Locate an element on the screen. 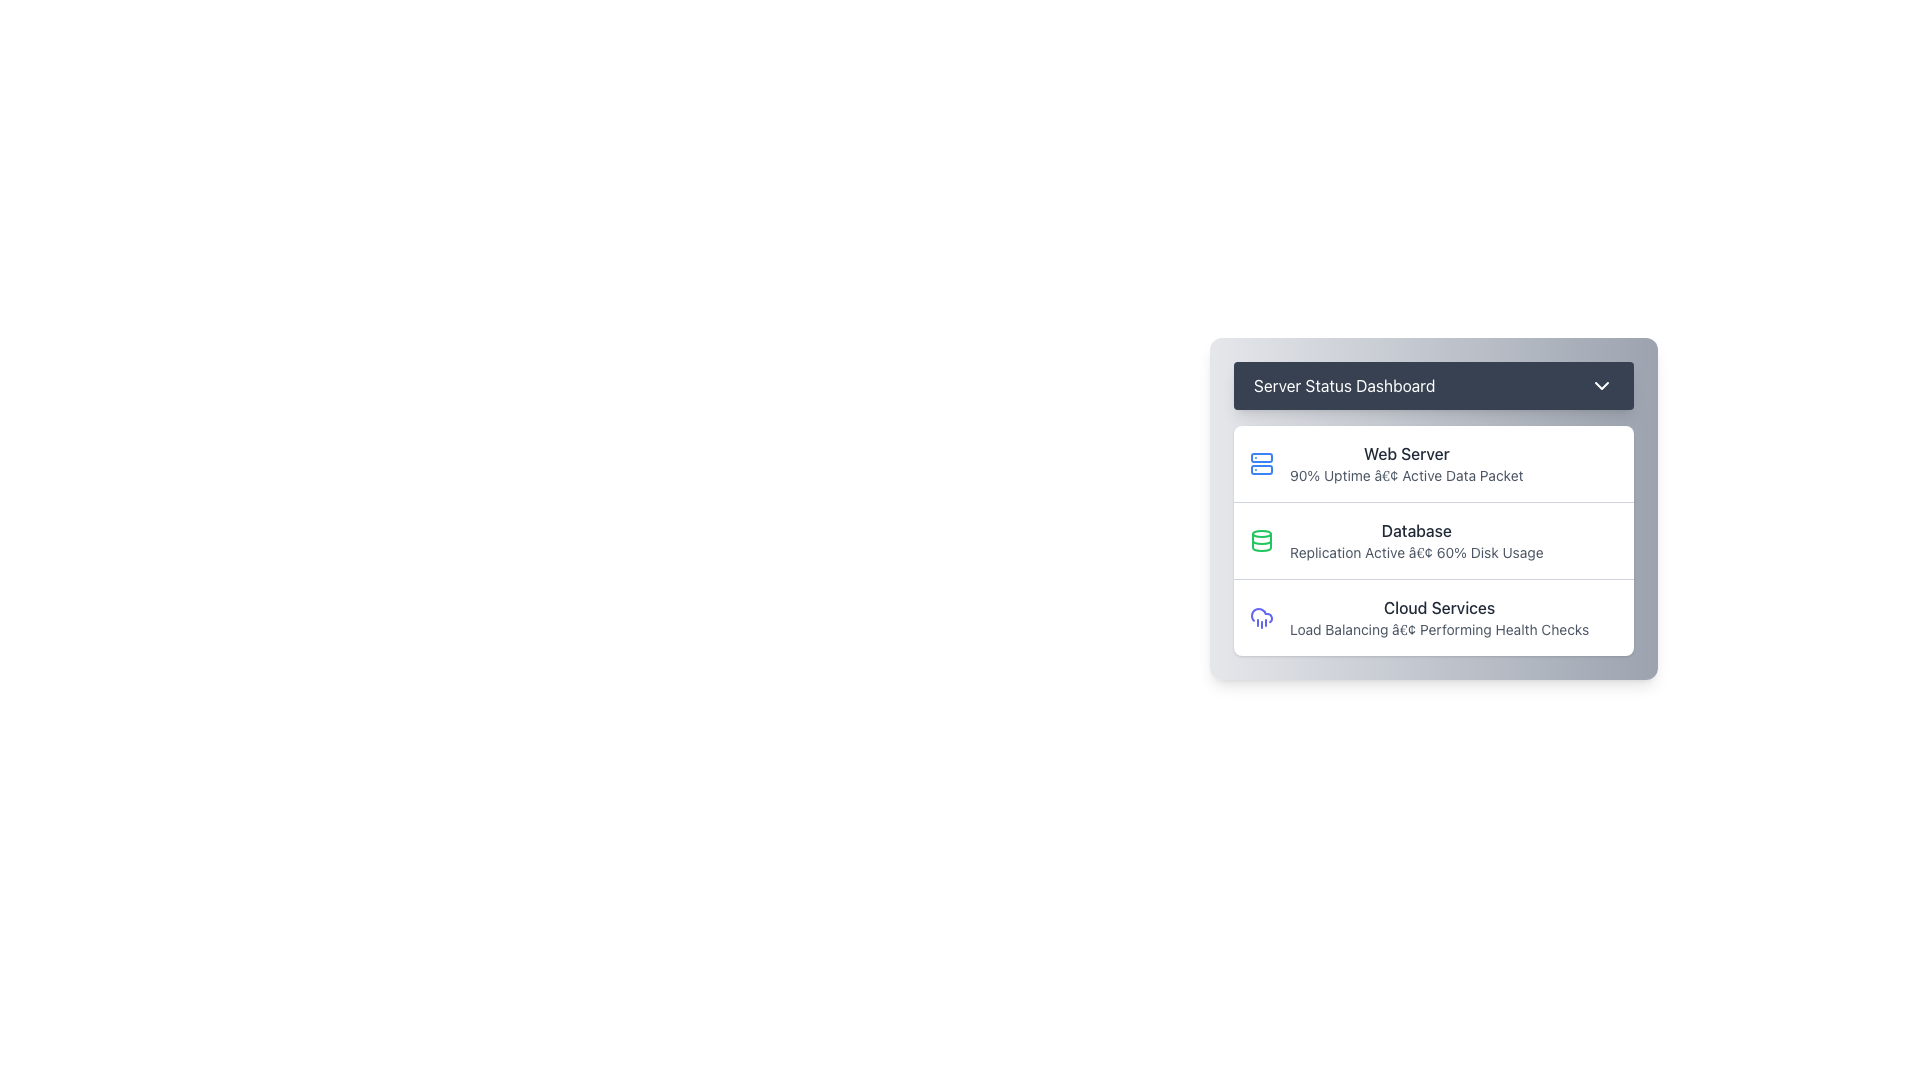 This screenshot has width=1920, height=1080. the 'Cloud Services' Text Label located in the 'Server Status Dashboard' card interface, specifically the first text line in its subsection is located at coordinates (1438, 607).